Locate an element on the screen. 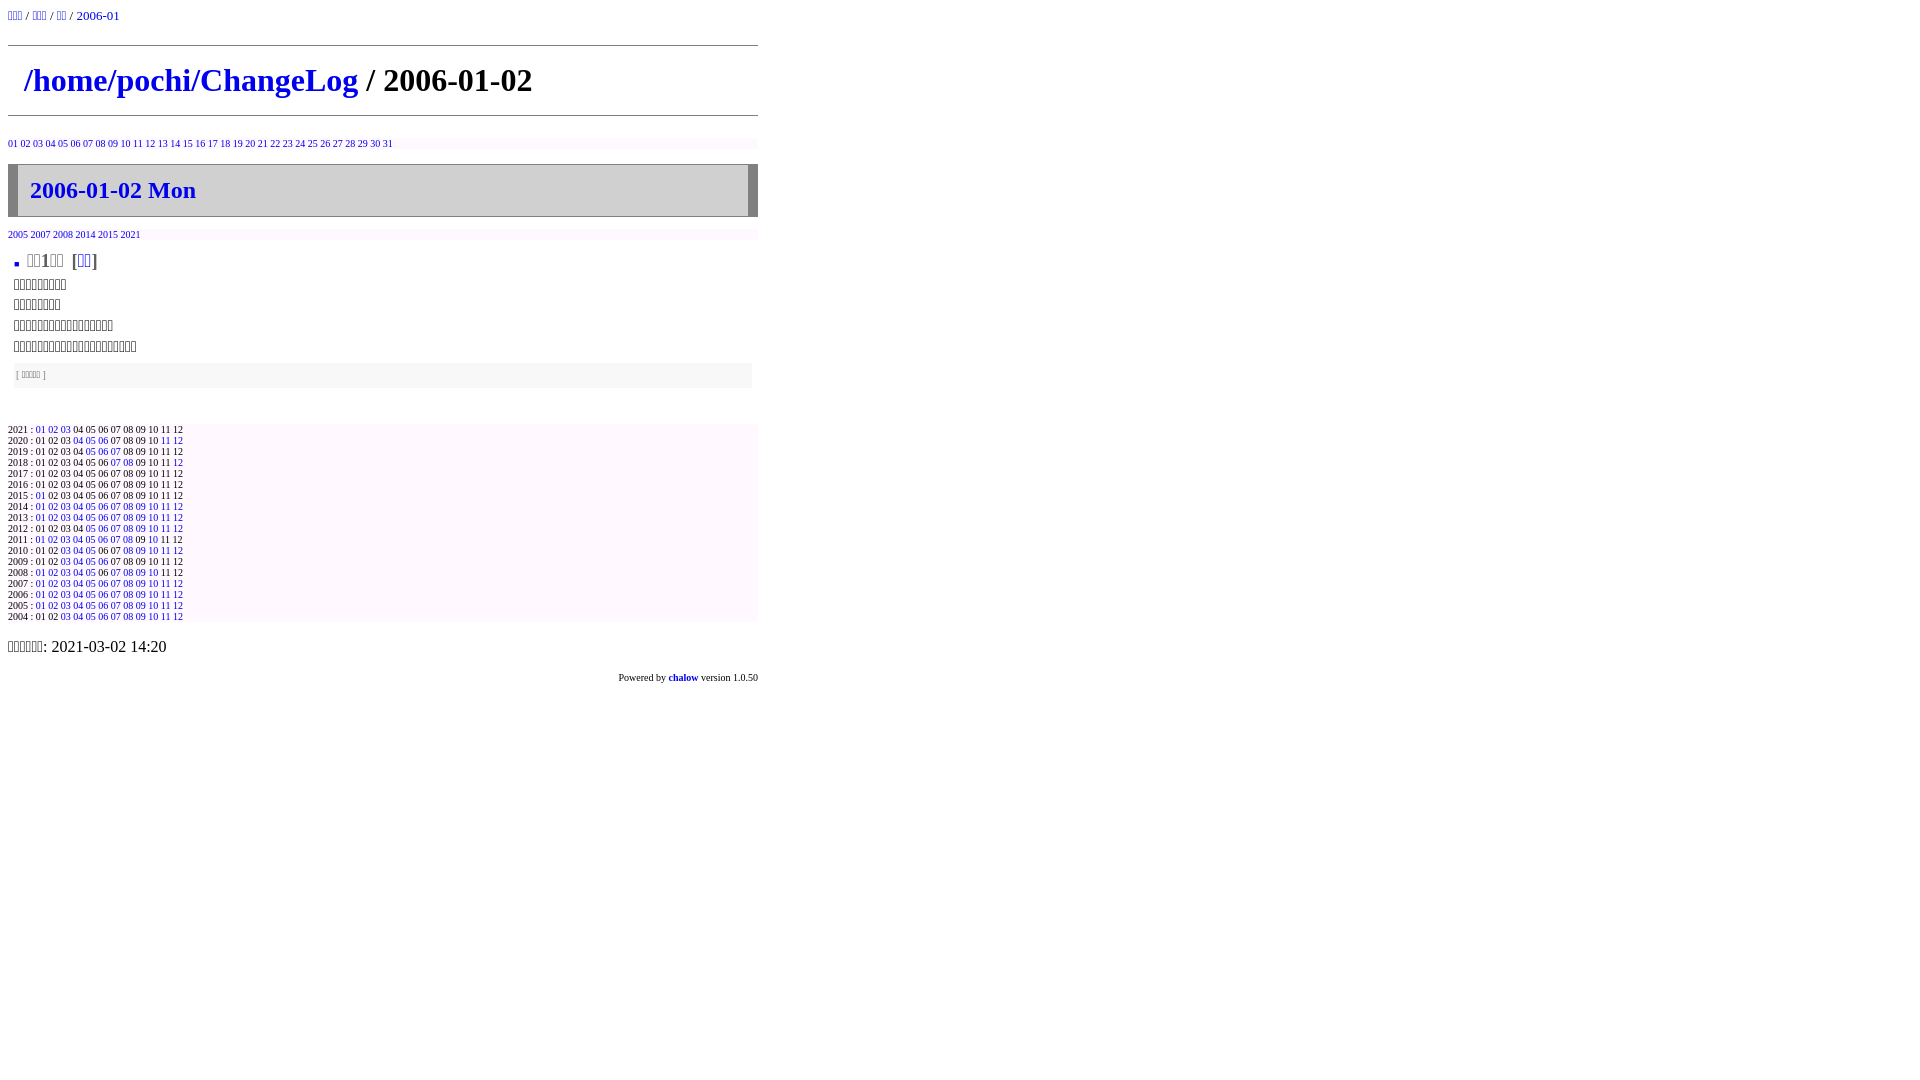  '10' is located at coordinates (152, 550).